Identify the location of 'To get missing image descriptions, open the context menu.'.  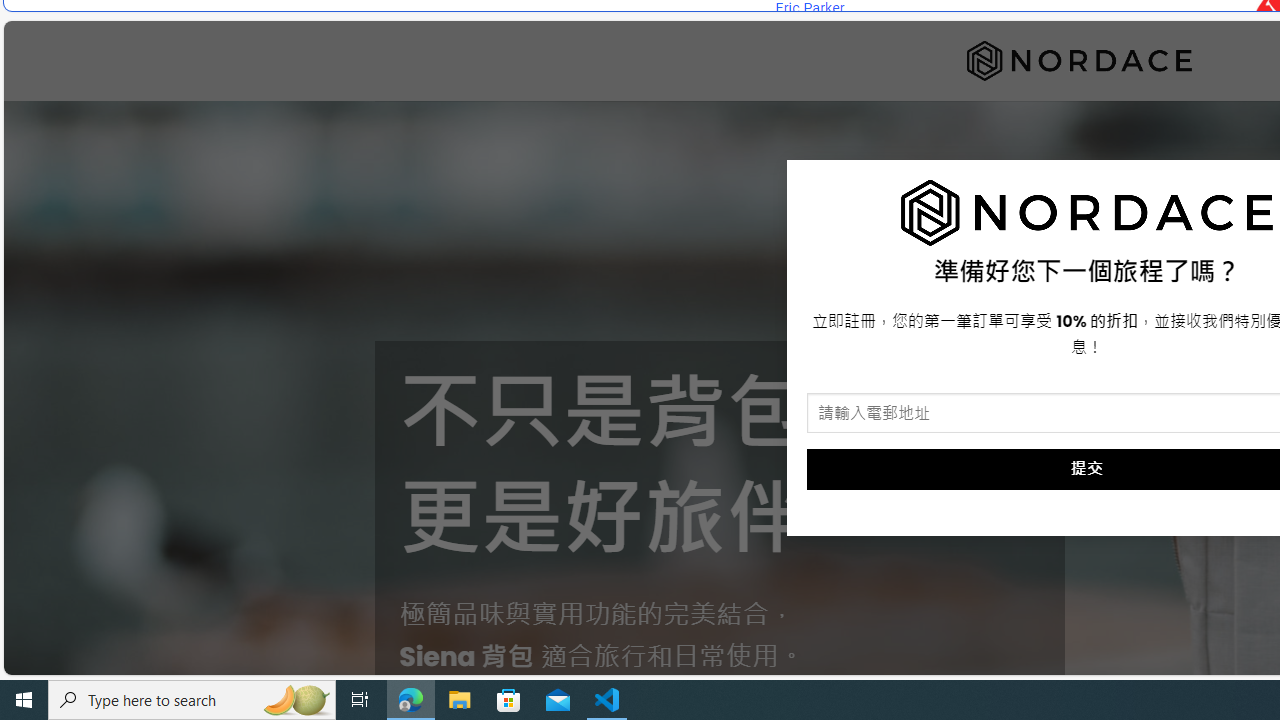
(1086, 213).